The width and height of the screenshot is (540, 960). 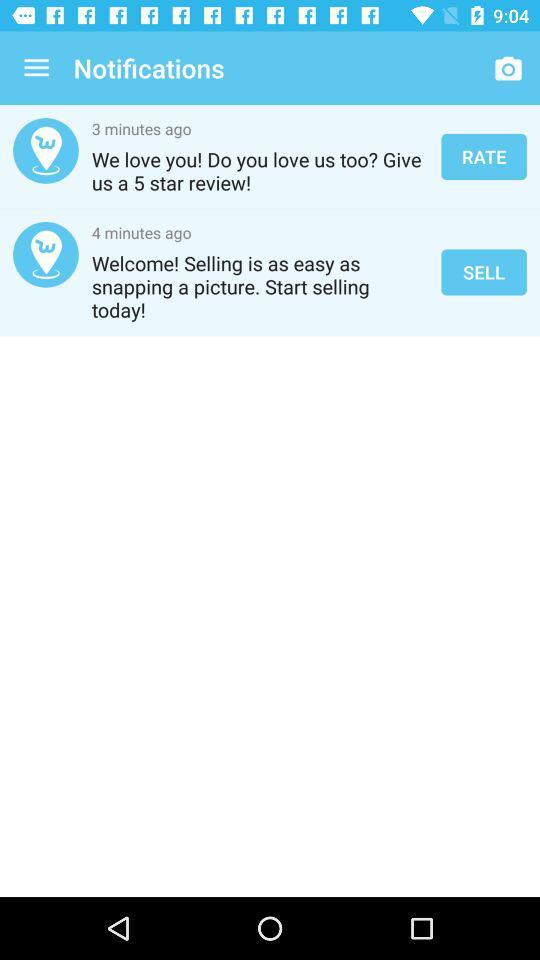 What do you see at coordinates (483, 155) in the screenshot?
I see `the rate` at bounding box center [483, 155].